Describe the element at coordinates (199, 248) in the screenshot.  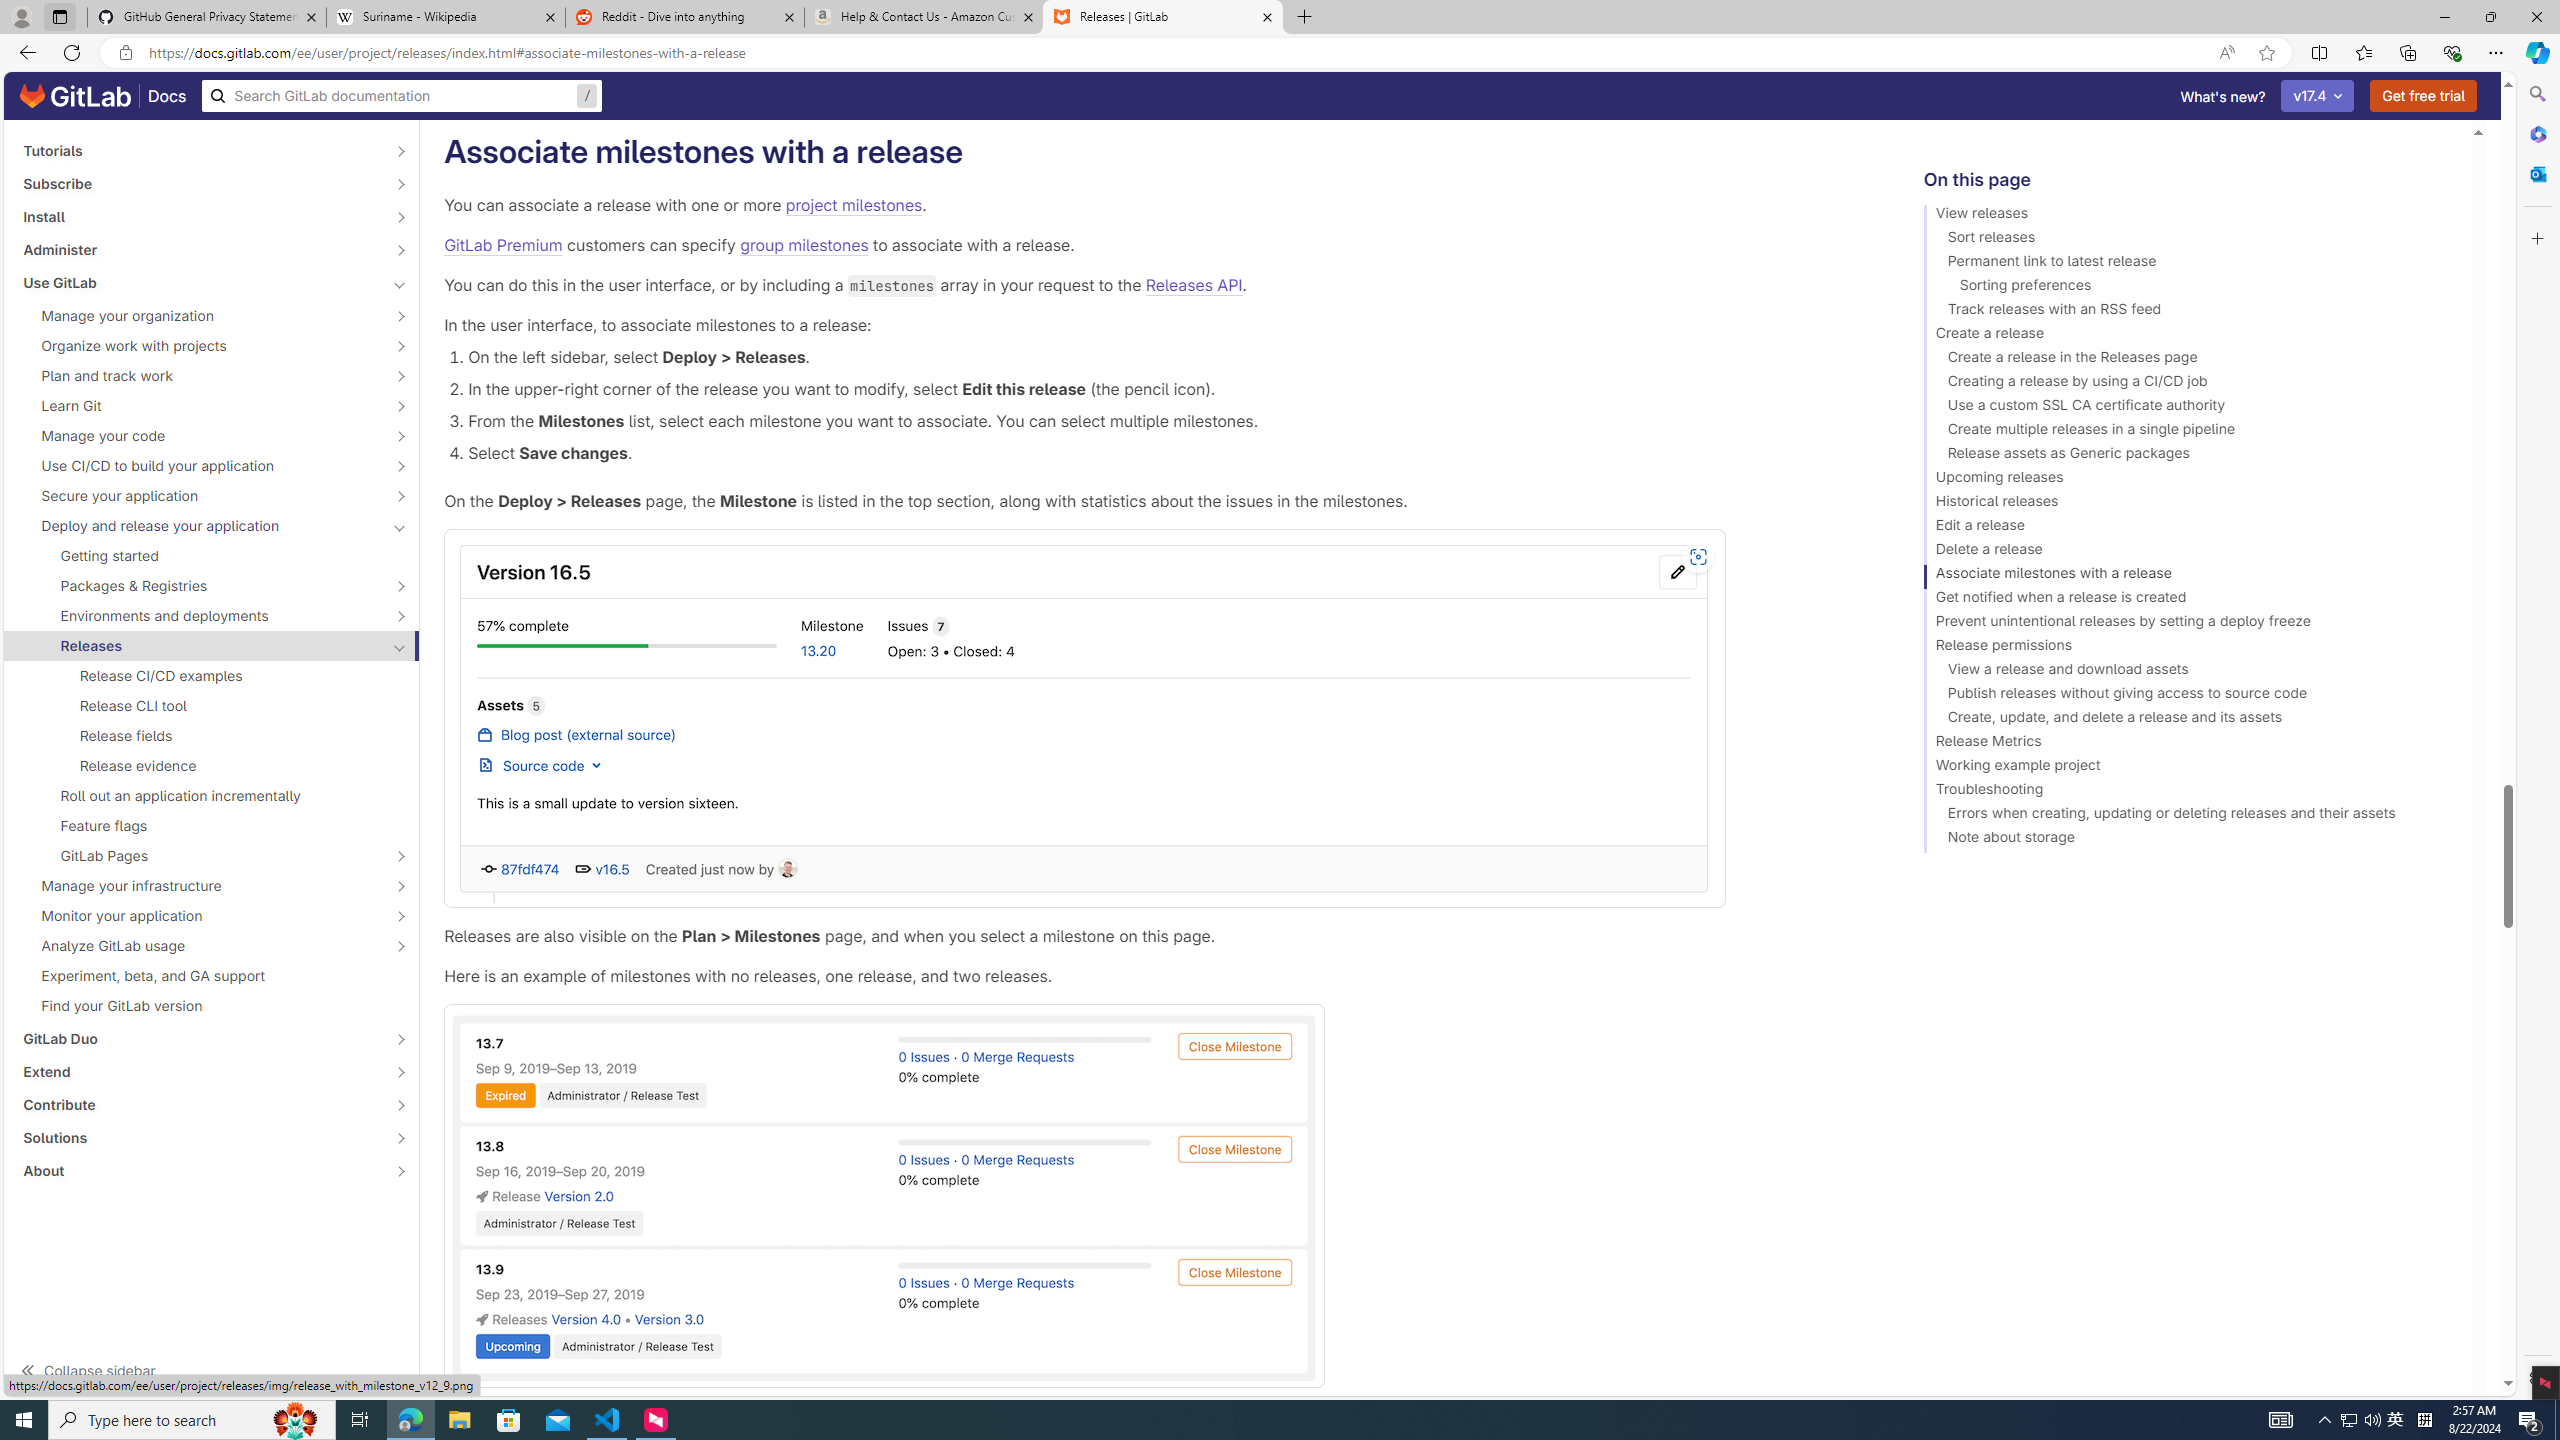
I see `'Administer'` at that location.